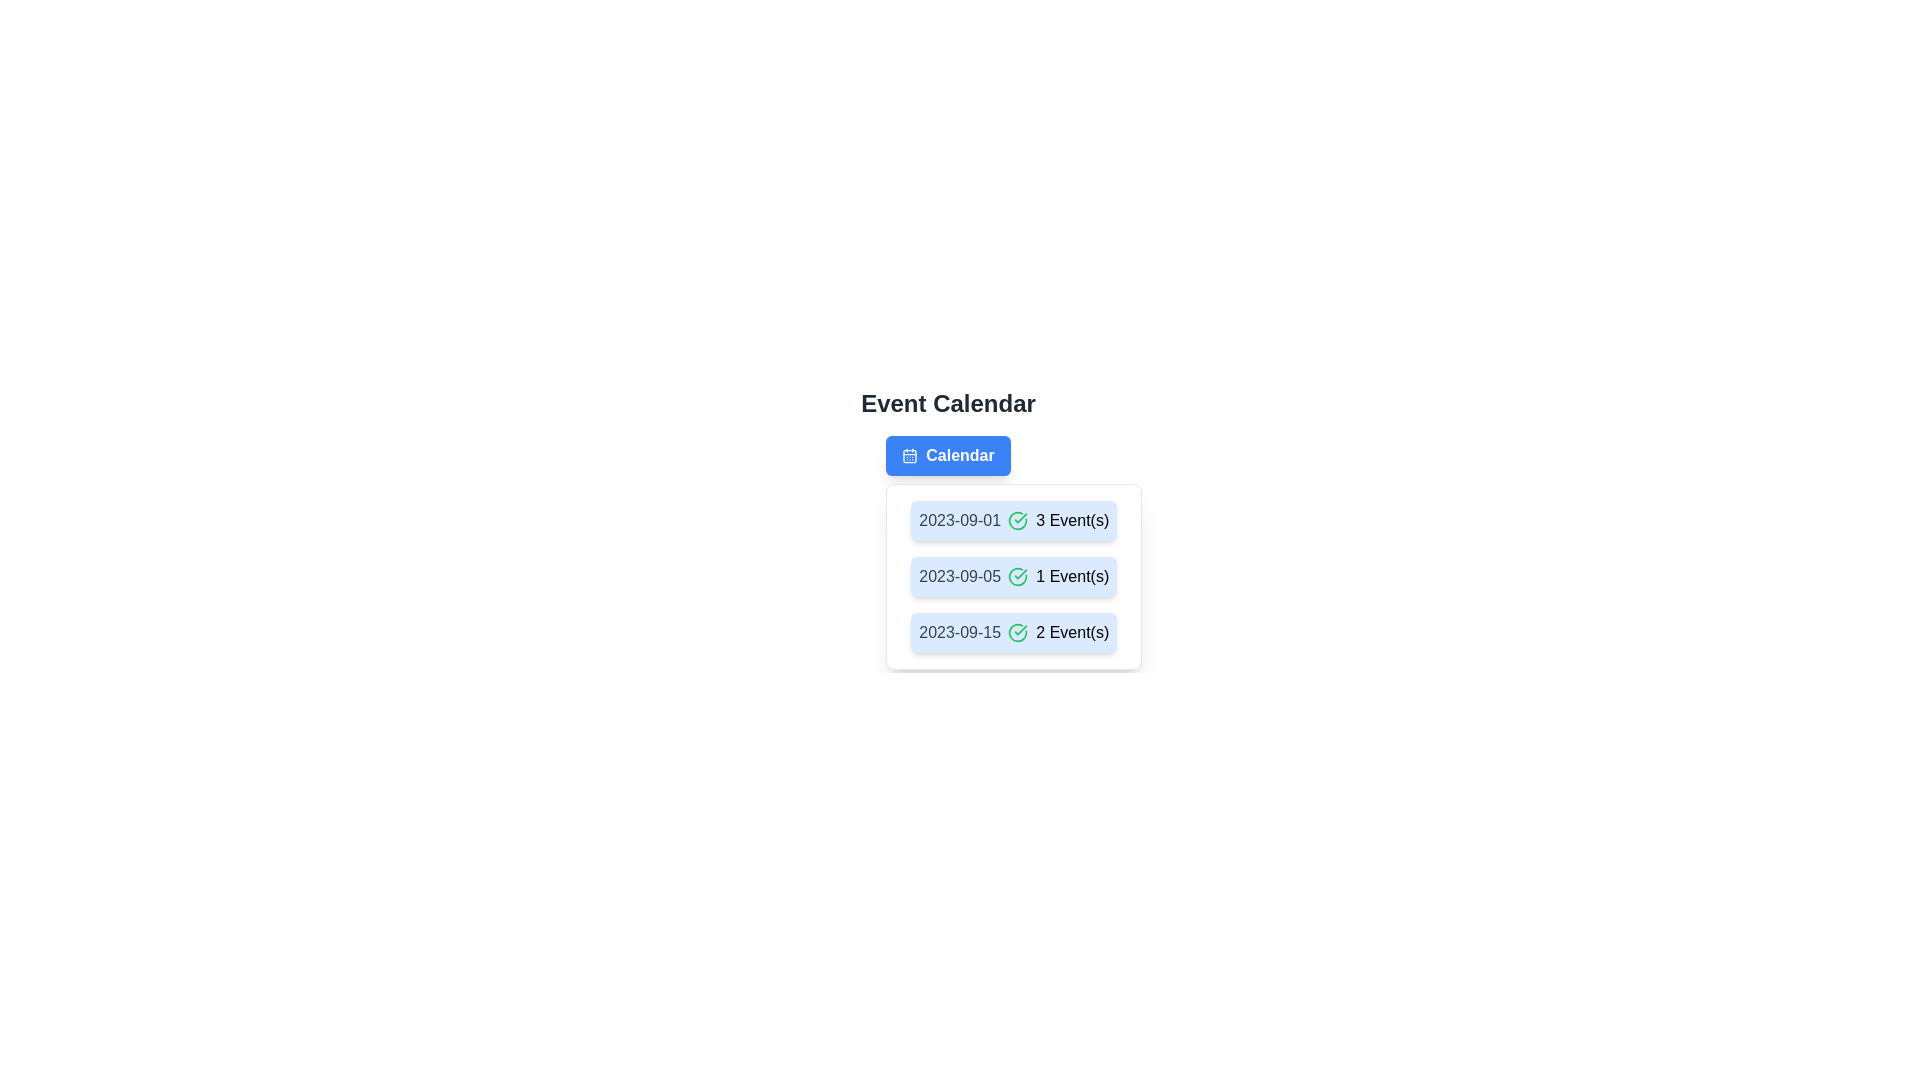  What do you see at coordinates (1018, 577) in the screenshot?
I see `the status indicator icon associated with the event on '2023-09-05', which is the first item in its horizontal group and located to the left of the text '1 Event(s)'` at bounding box center [1018, 577].